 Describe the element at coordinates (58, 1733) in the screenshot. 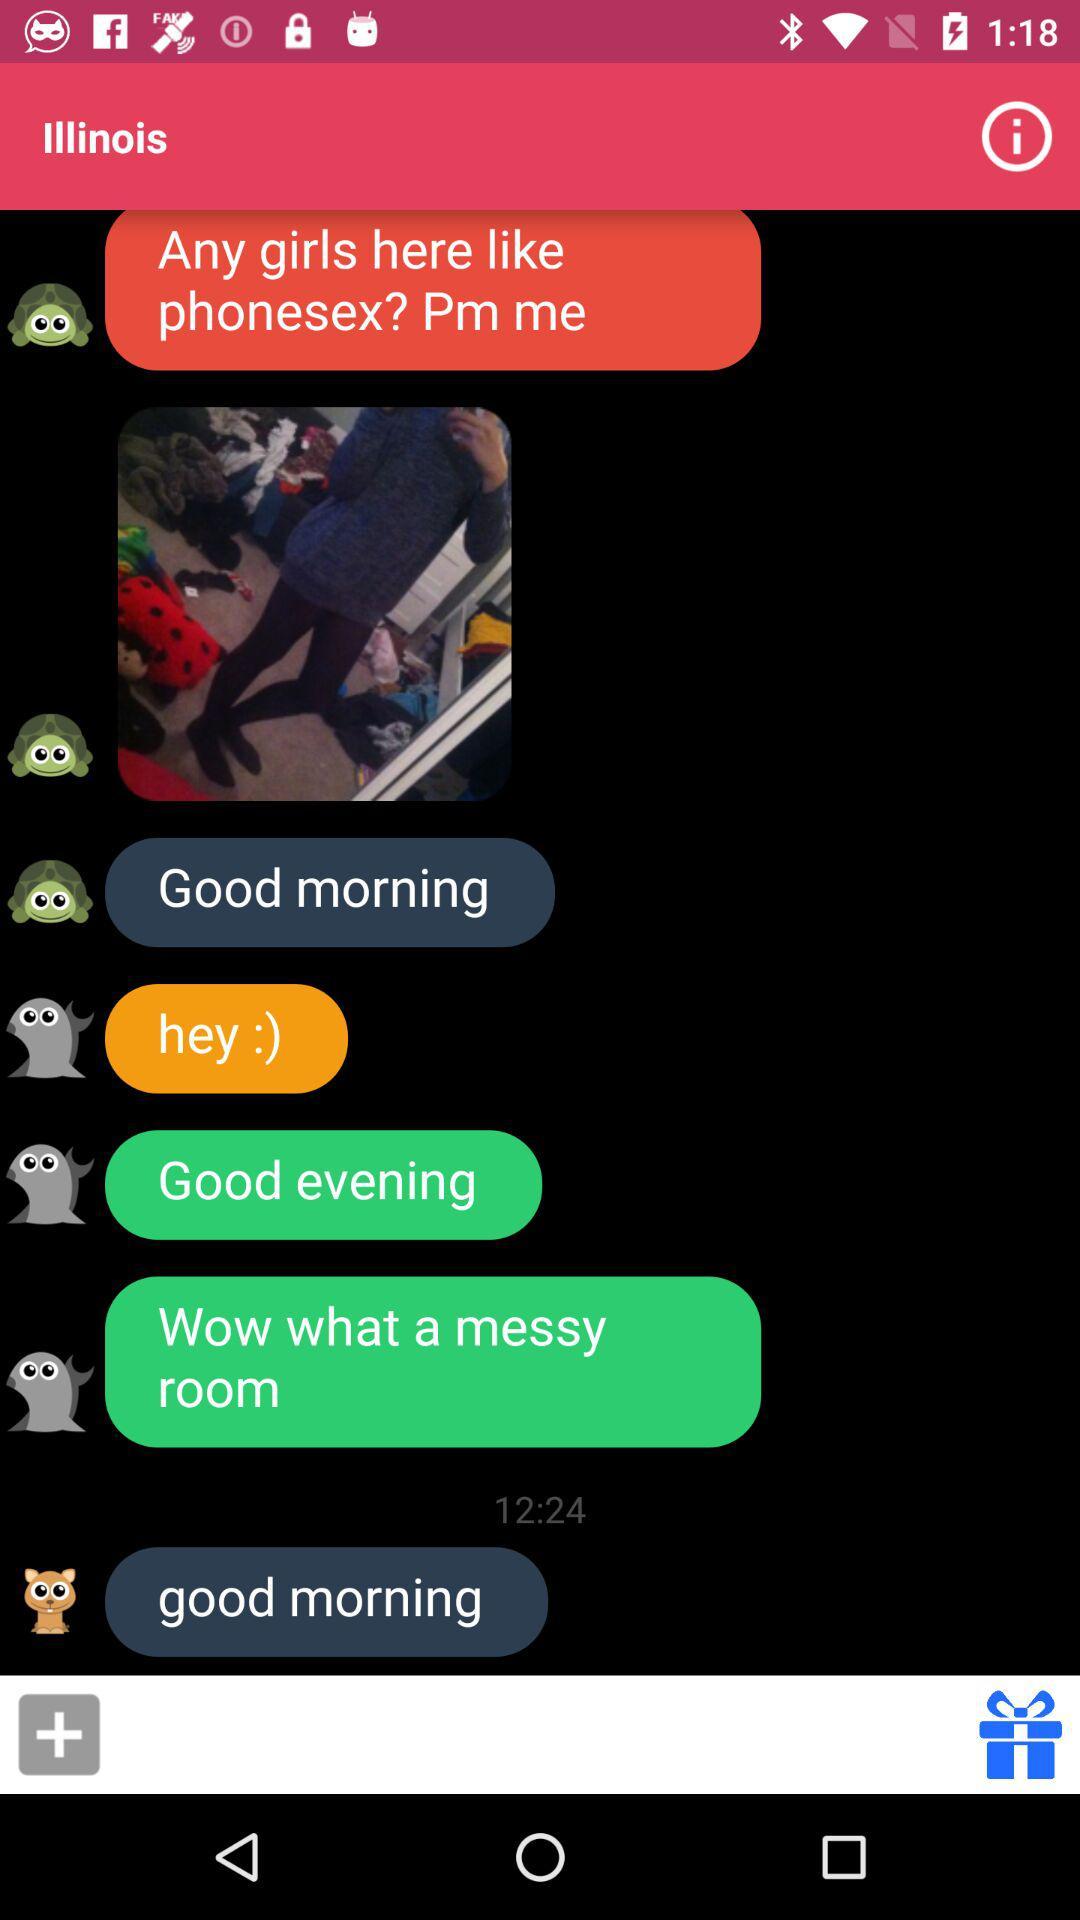

I see `the add icon` at that location.